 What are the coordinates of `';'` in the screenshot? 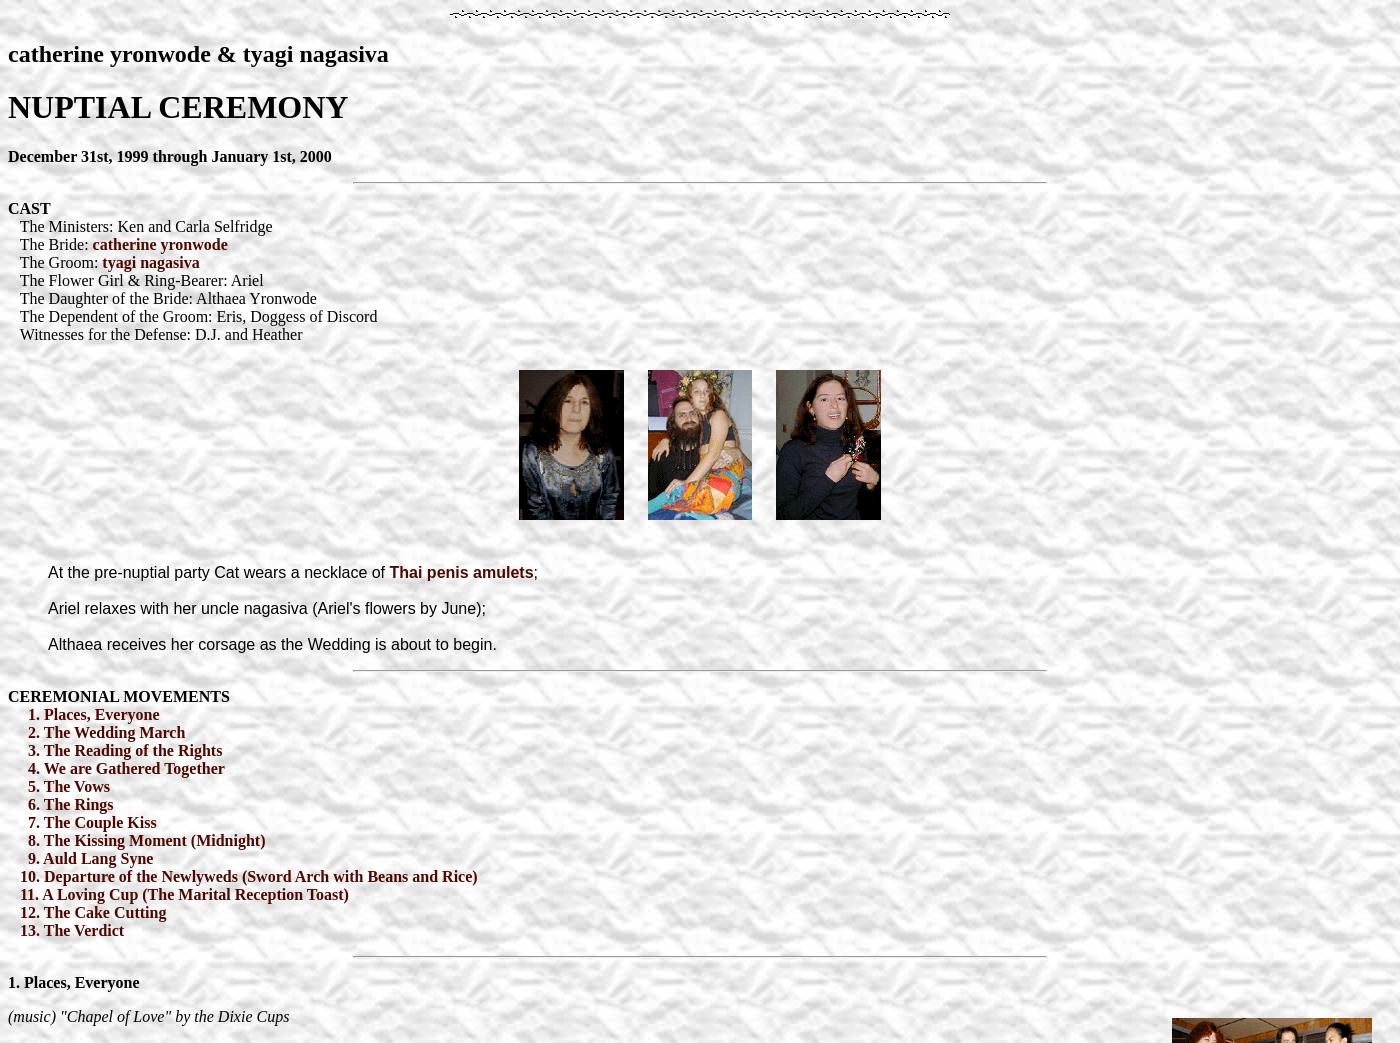 It's located at (535, 571).